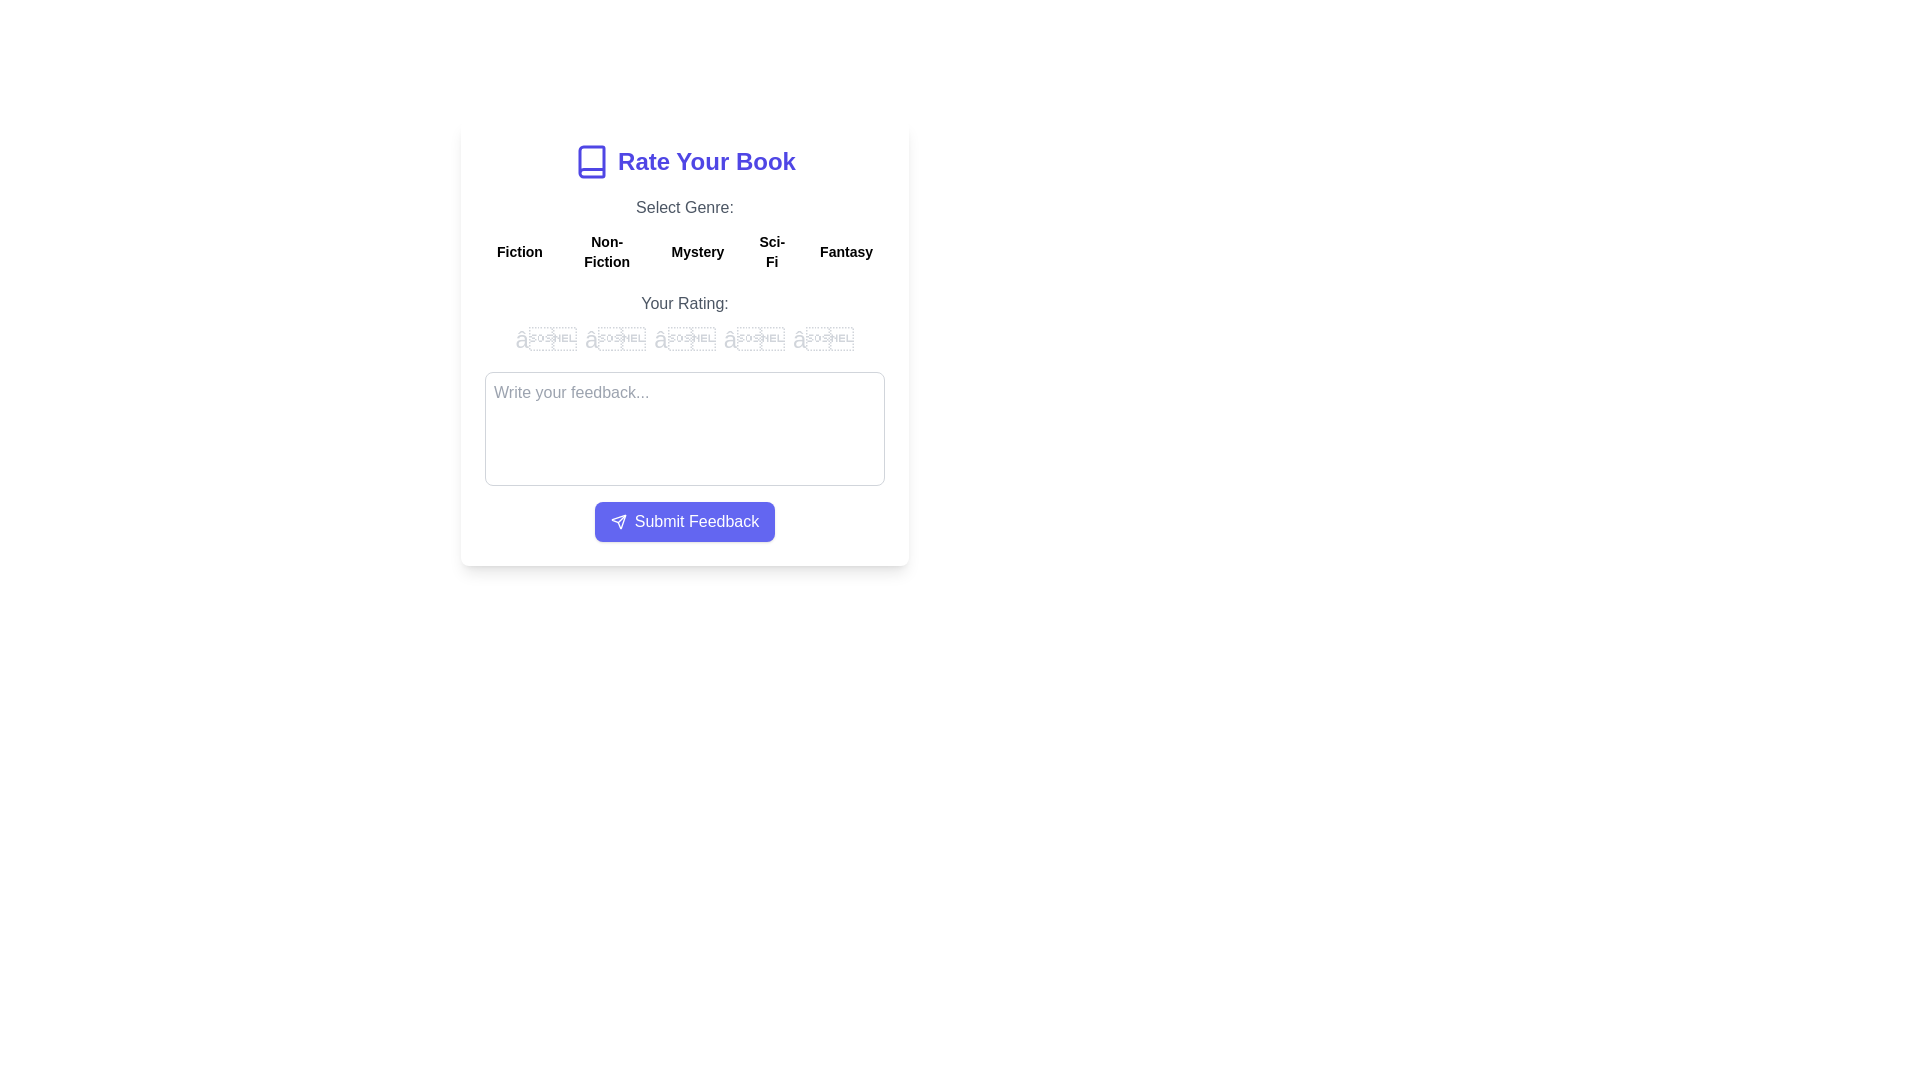 The image size is (1920, 1080). Describe the element at coordinates (591, 161) in the screenshot. I see `the decorative icon for the 'Rate Your Book' section, which is positioned at the top-left of the section, directly to the left of the title` at that location.